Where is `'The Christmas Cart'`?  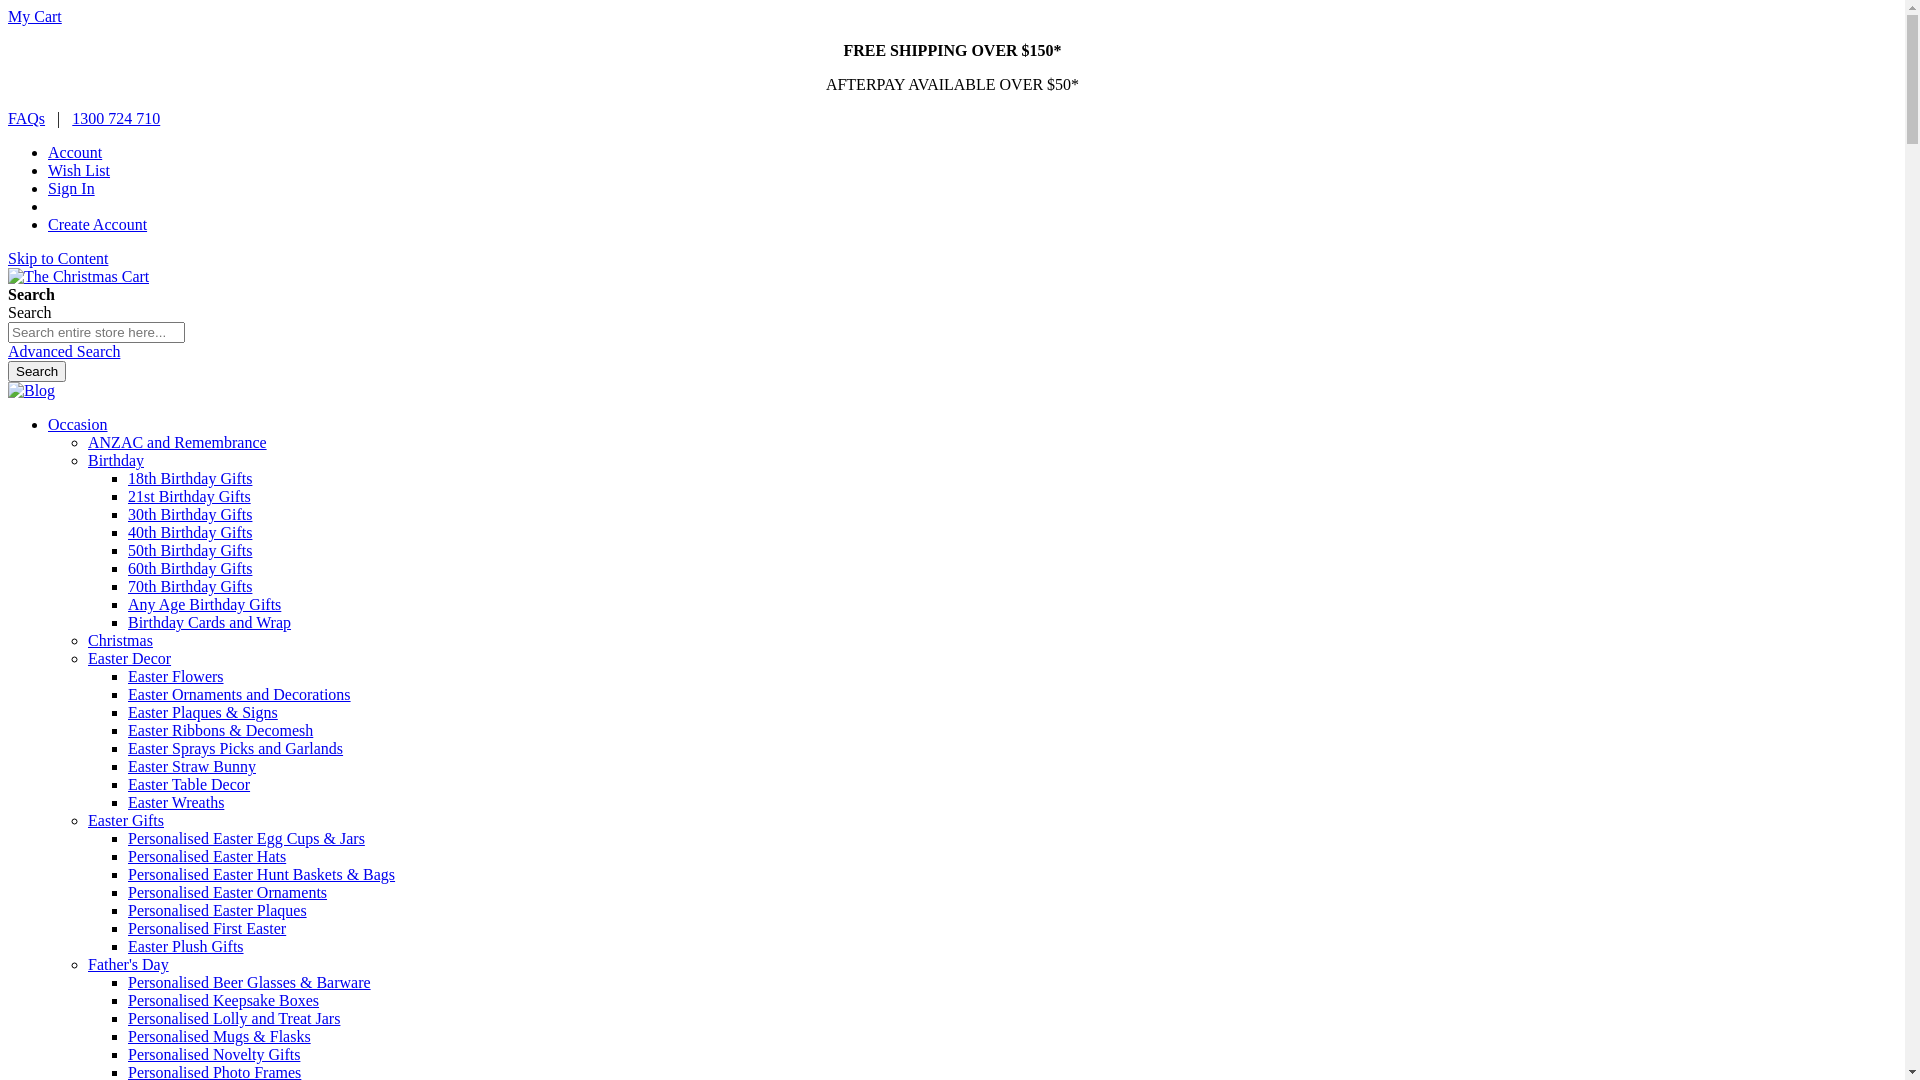
'The Christmas Cart' is located at coordinates (78, 276).